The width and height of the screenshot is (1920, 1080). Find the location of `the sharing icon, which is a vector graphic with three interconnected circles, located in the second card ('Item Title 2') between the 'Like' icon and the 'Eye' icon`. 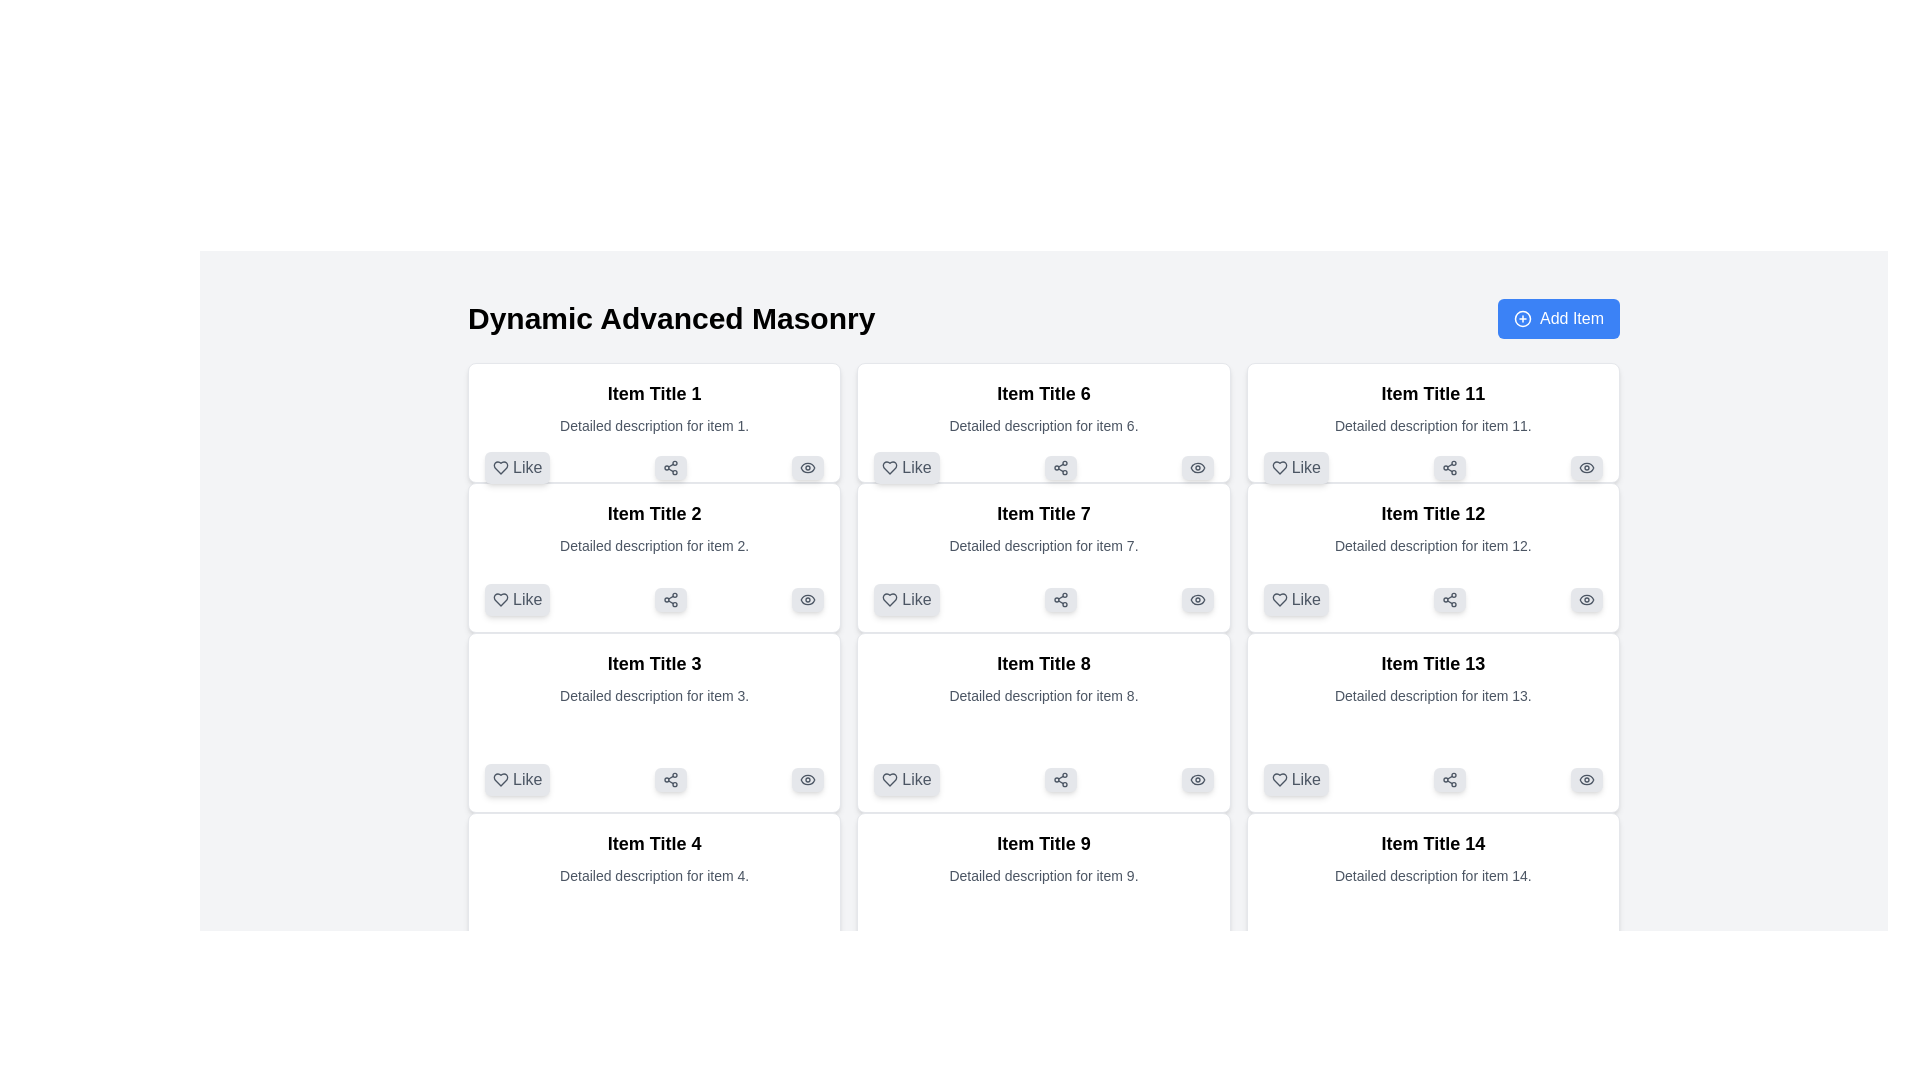

the sharing icon, which is a vector graphic with three interconnected circles, located in the second card ('Item Title 2') between the 'Like' icon and the 'Eye' icon is located at coordinates (671, 599).